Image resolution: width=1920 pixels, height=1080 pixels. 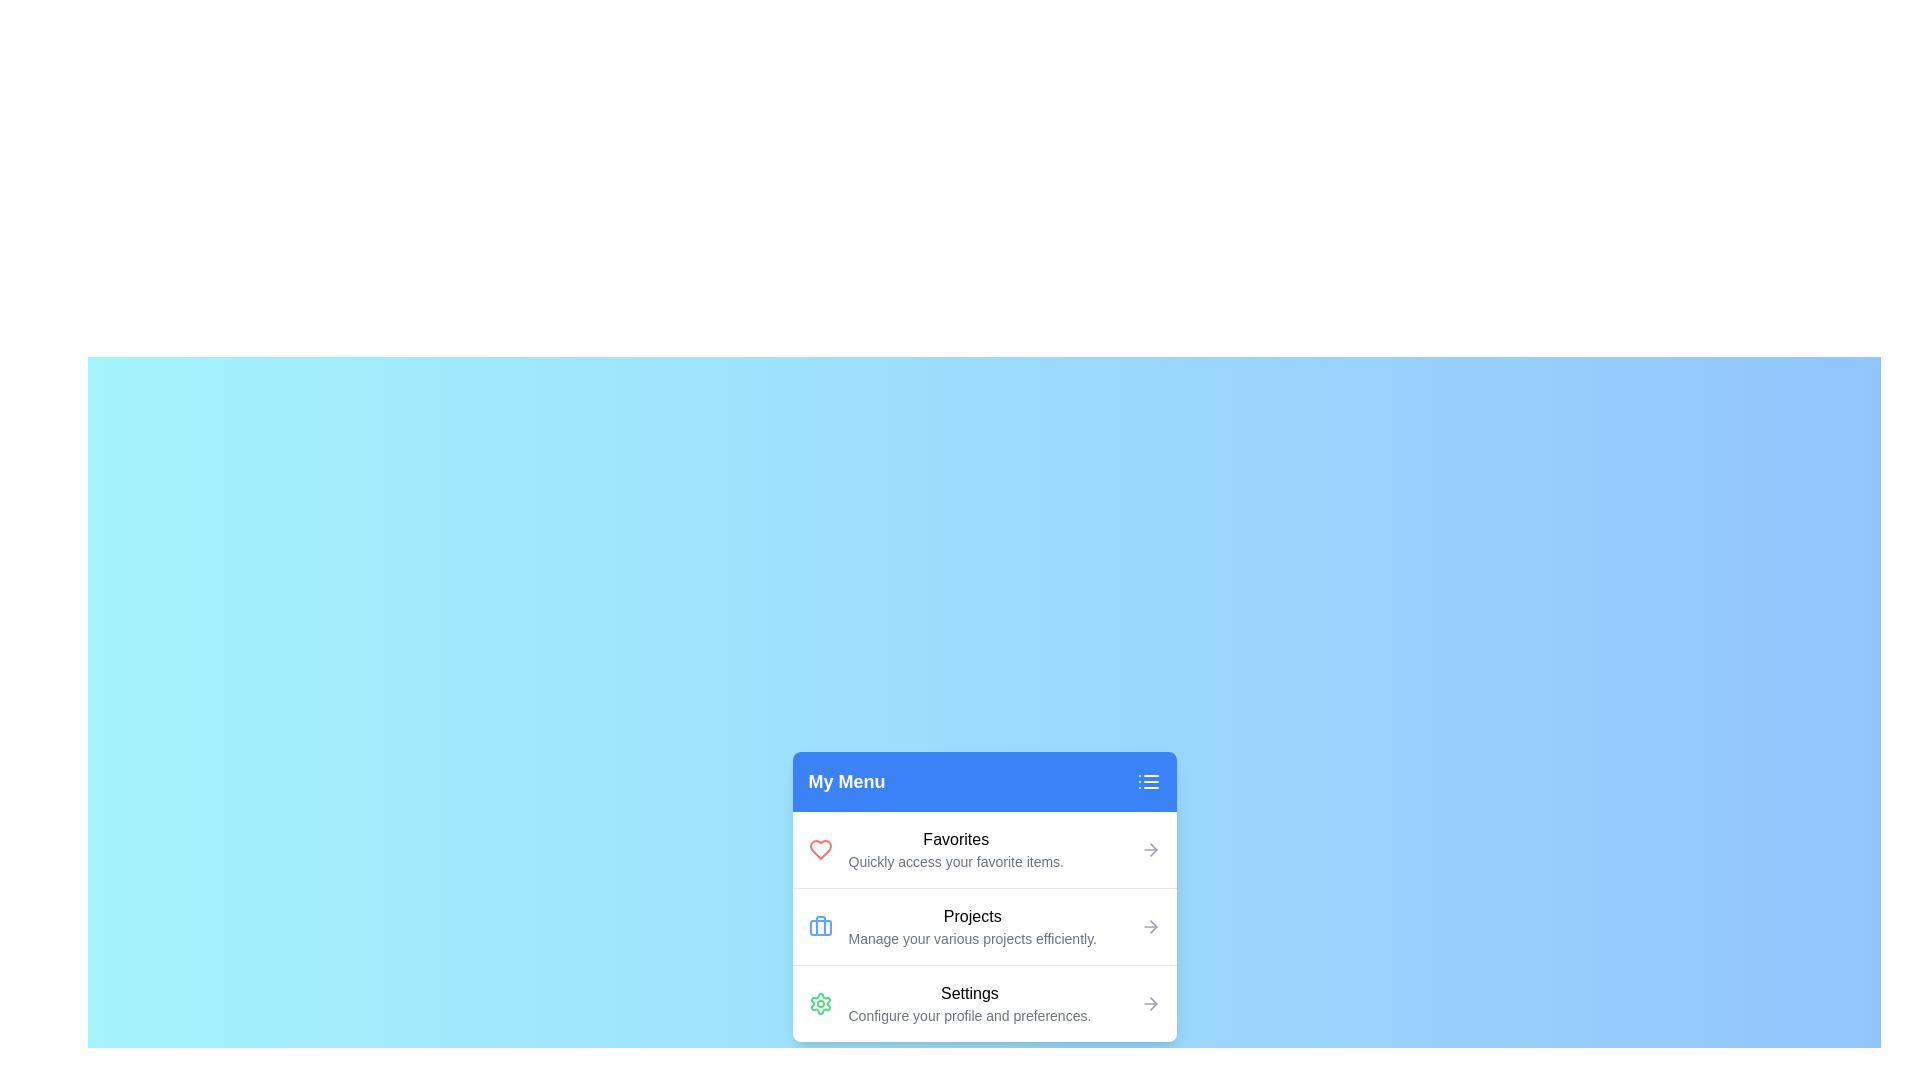 What do you see at coordinates (984, 926) in the screenshot?
I see `the menu item labeled Projects` at bounding box center [984, 926].